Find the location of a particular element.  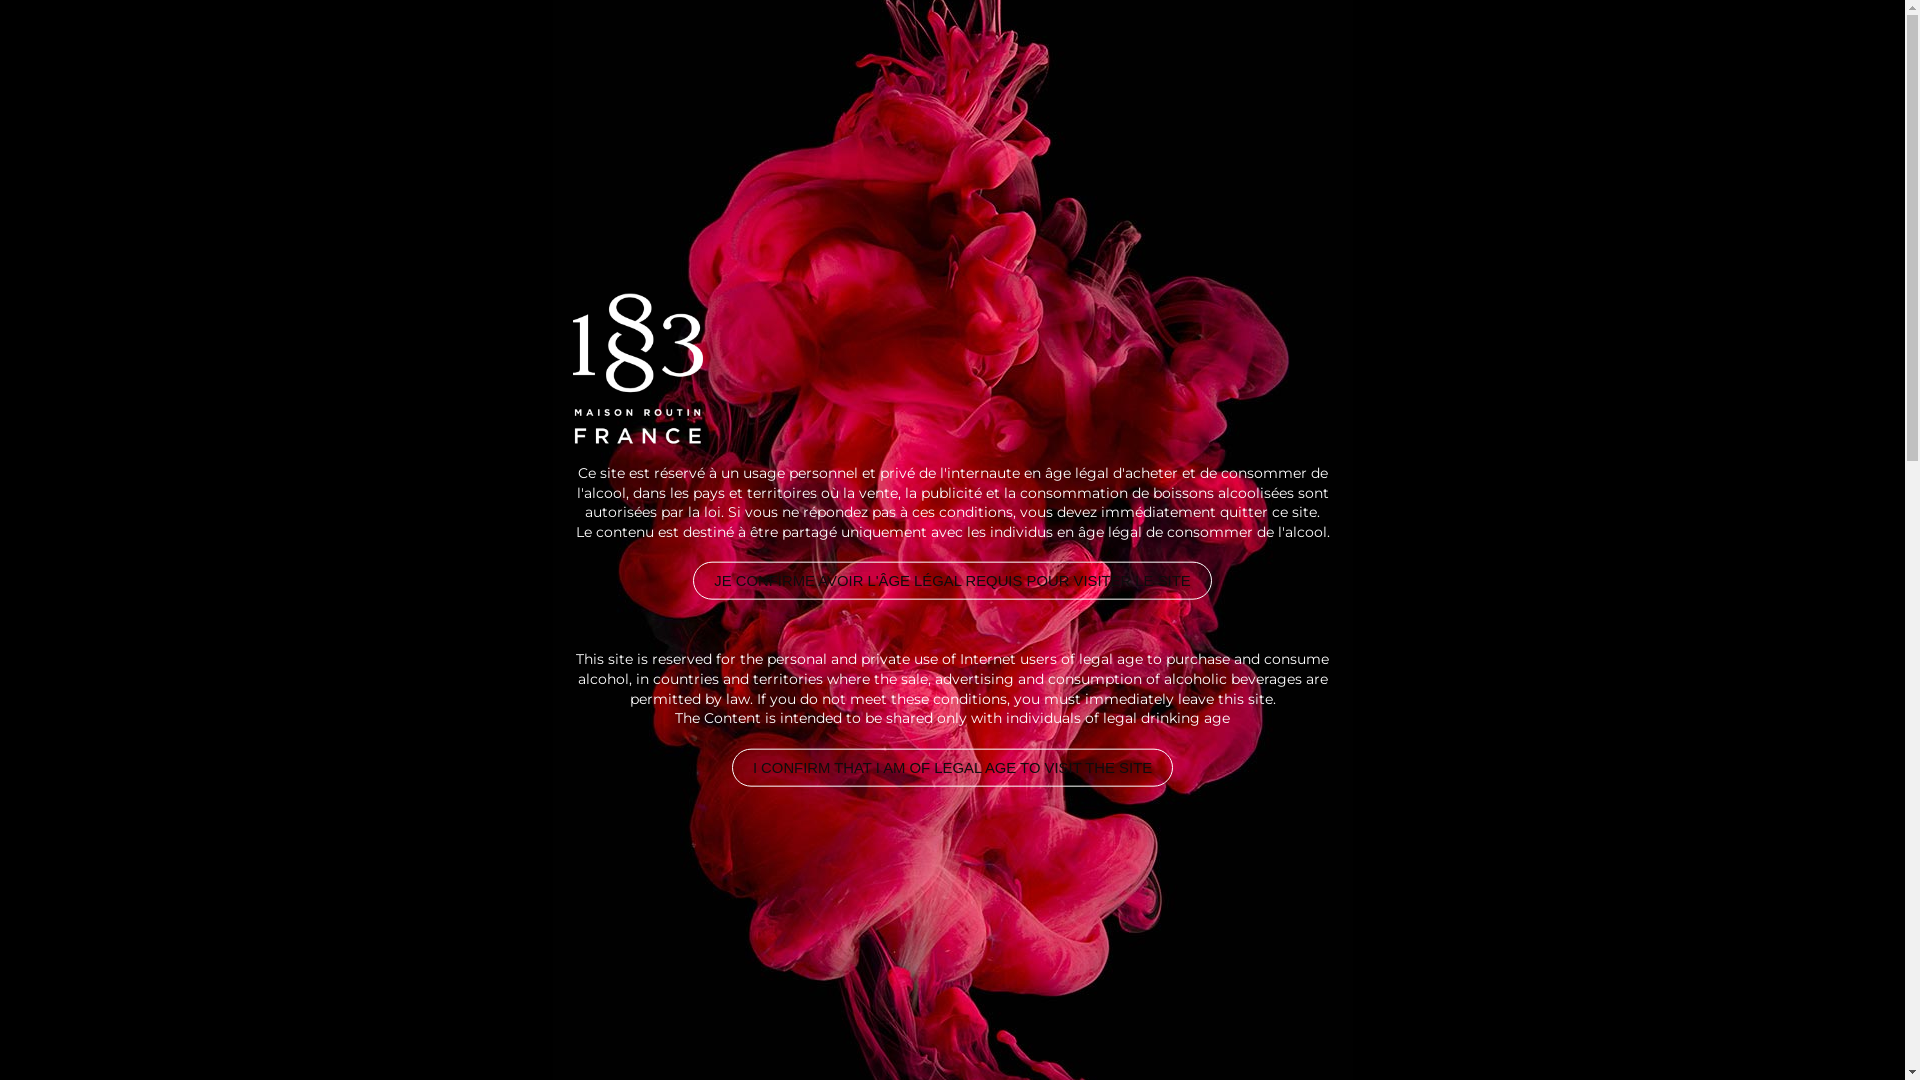

'SHORT DRINK' is located at coordinates (533, 297).